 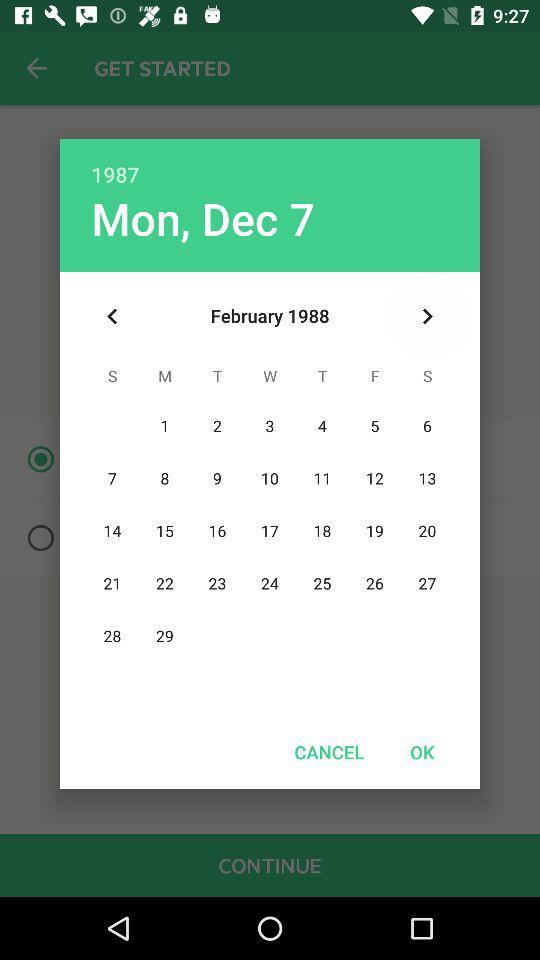 I want to click on cancel item, so click(x=329, y=751).